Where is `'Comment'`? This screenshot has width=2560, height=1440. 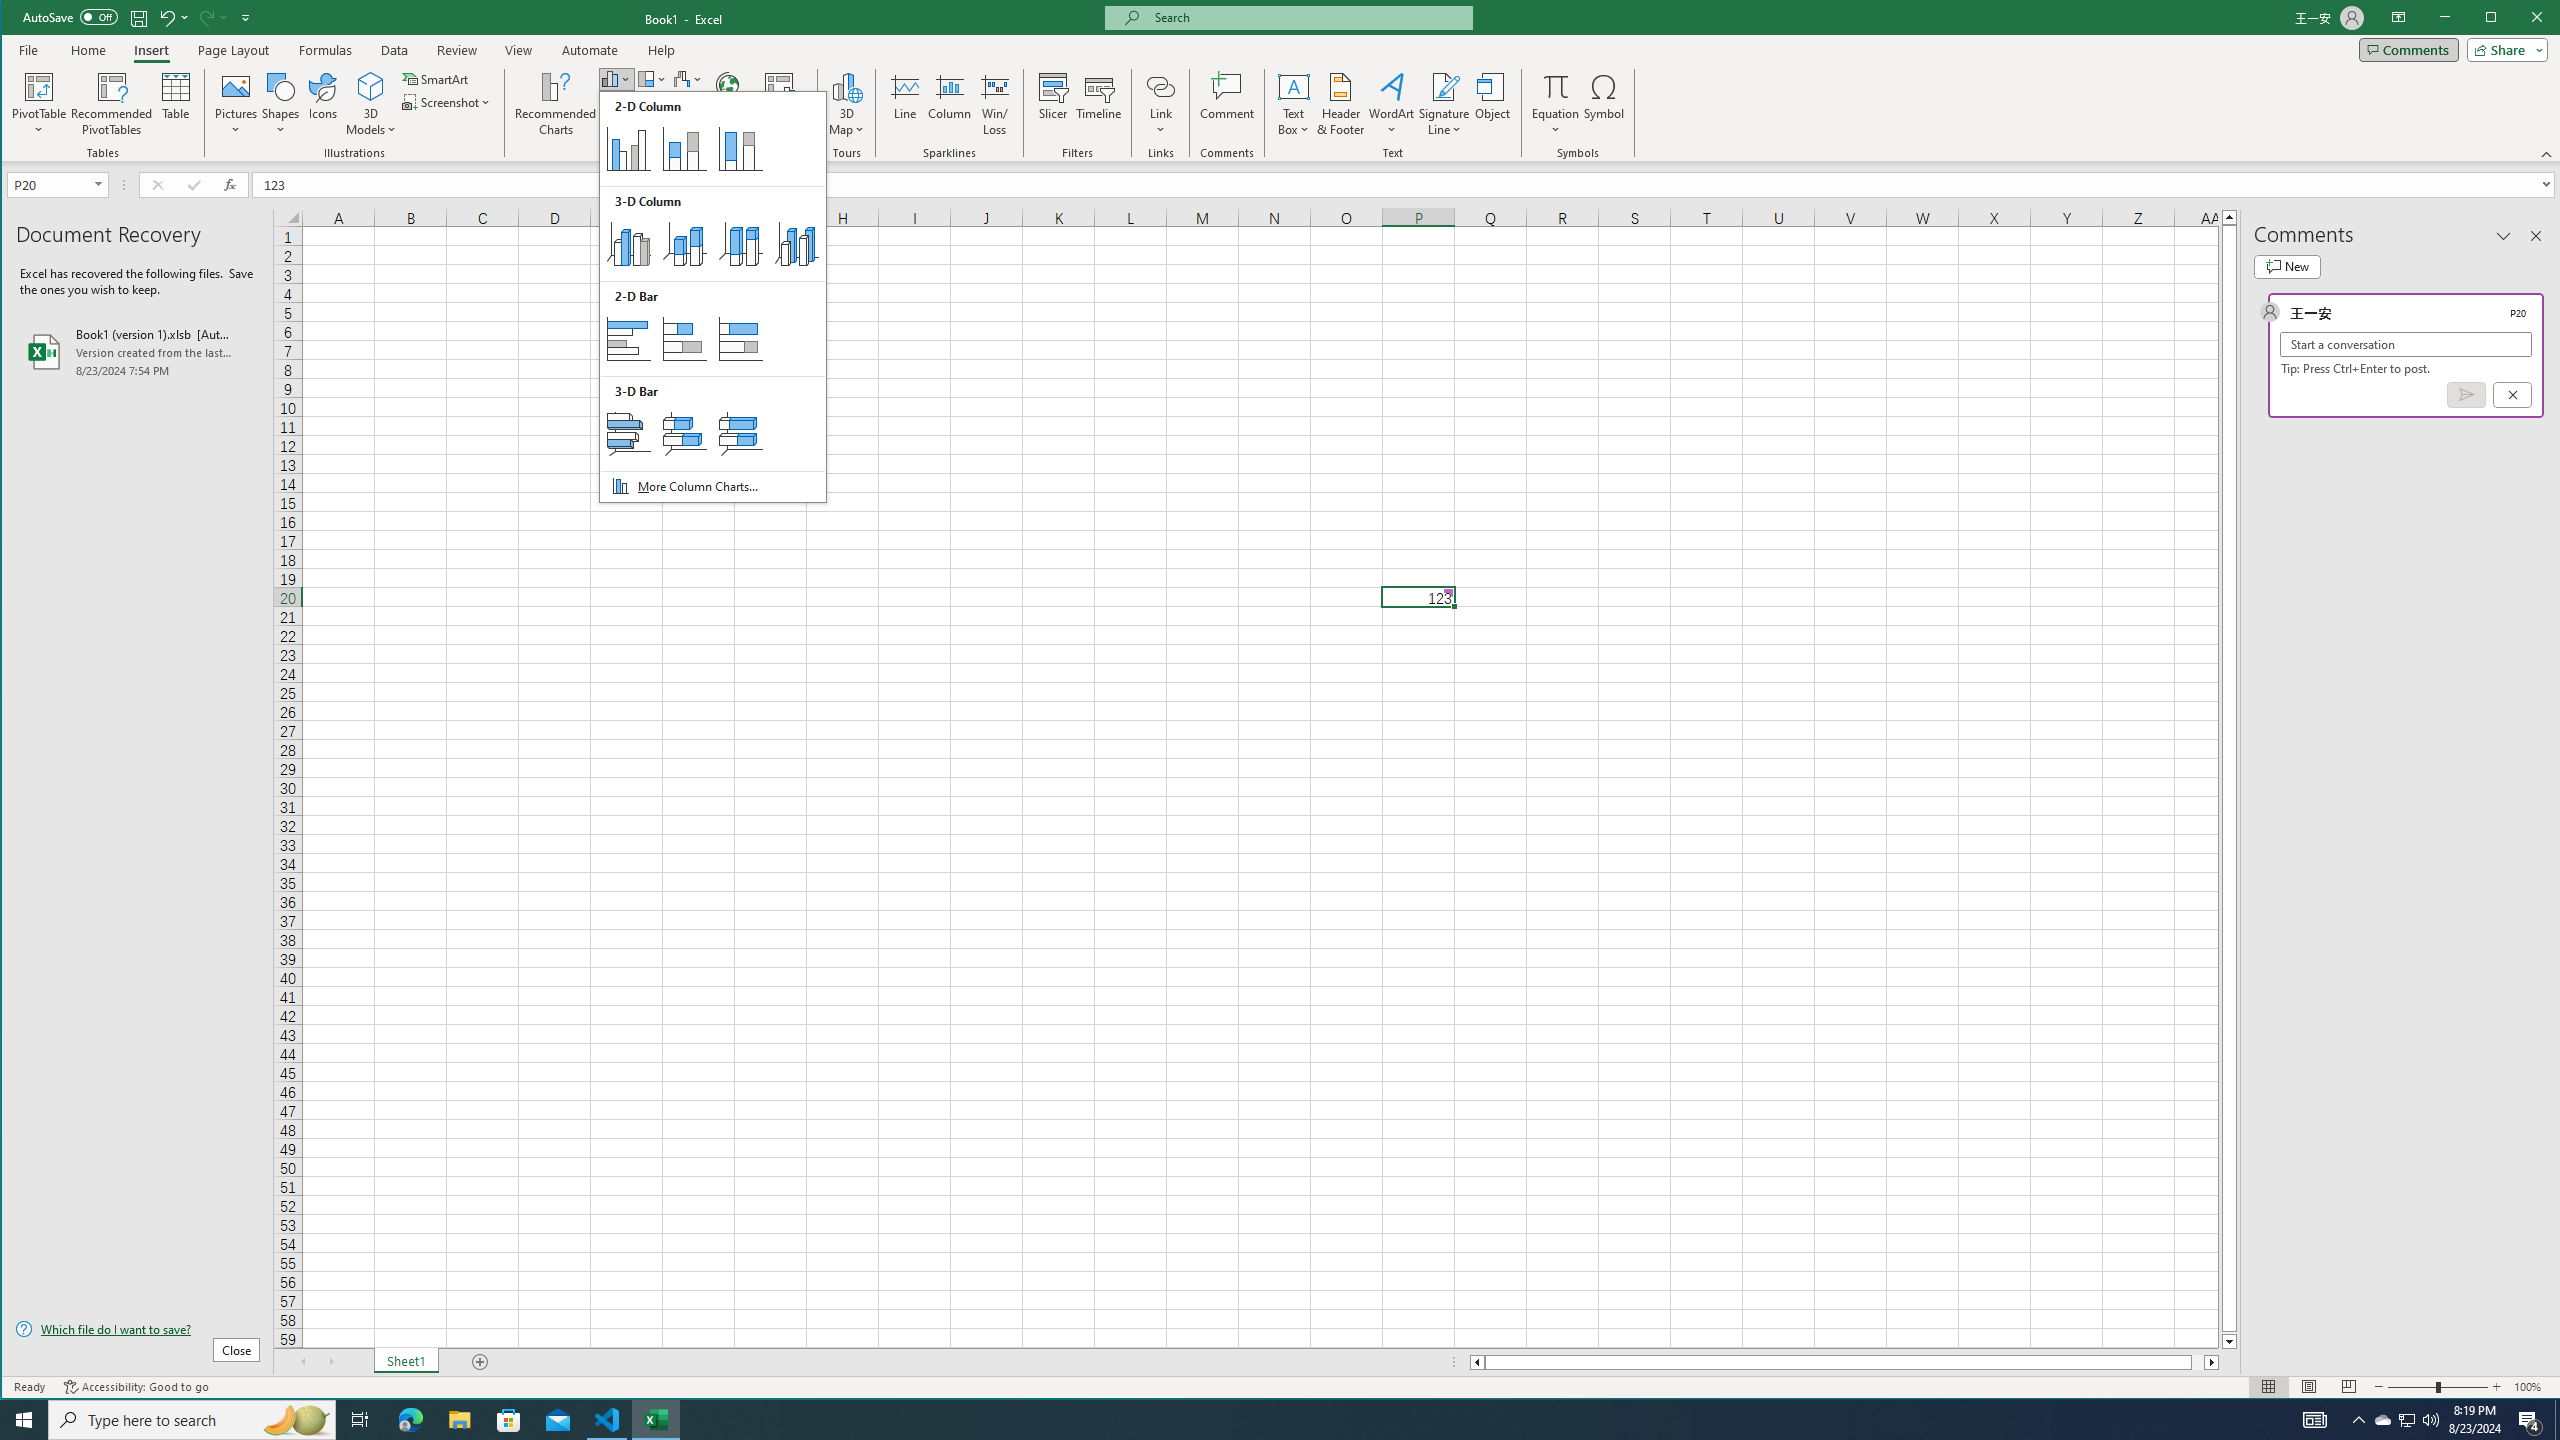 'Comment' is located at coordinates (1227, 103).